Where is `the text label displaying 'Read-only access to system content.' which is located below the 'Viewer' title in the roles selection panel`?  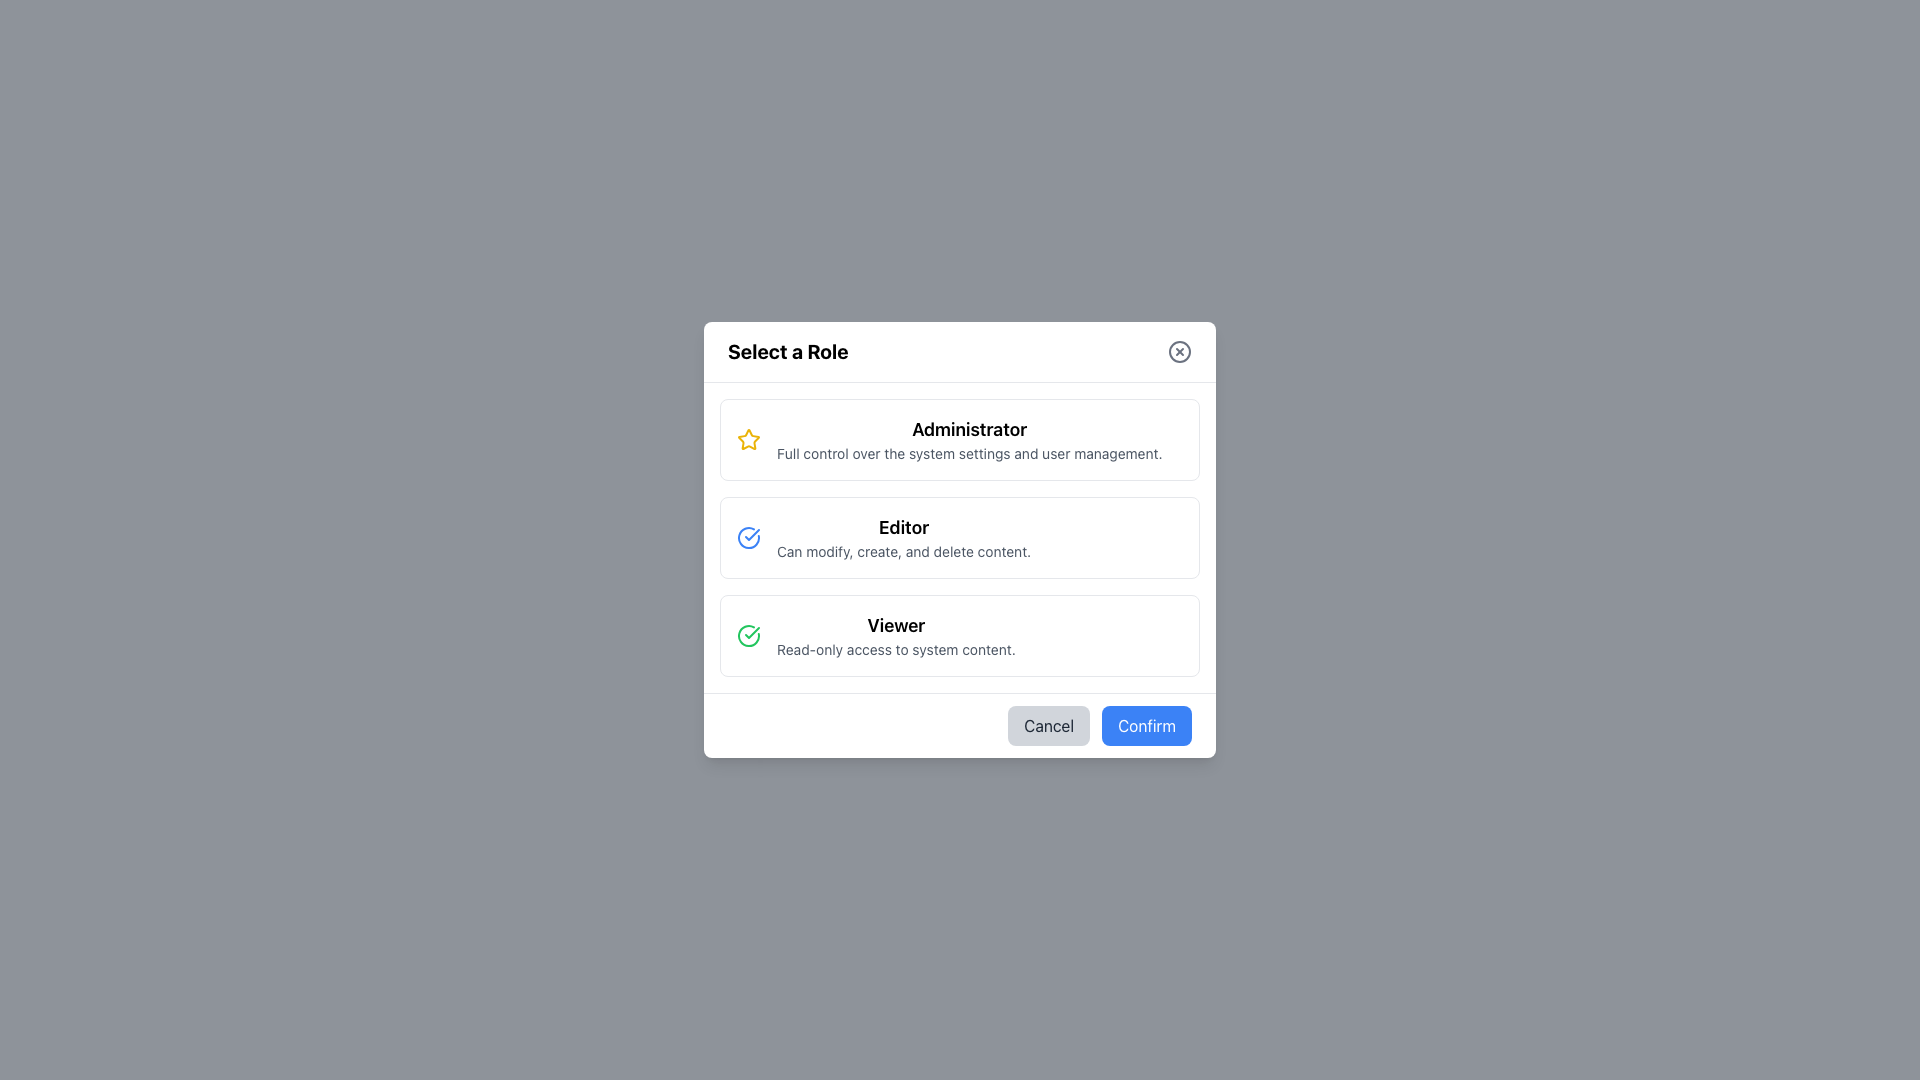 the text label displaying 'Read-only access to system content.' which is located below the 'Viewer' title in the roles selection panel is located at coordinates (895, 650).